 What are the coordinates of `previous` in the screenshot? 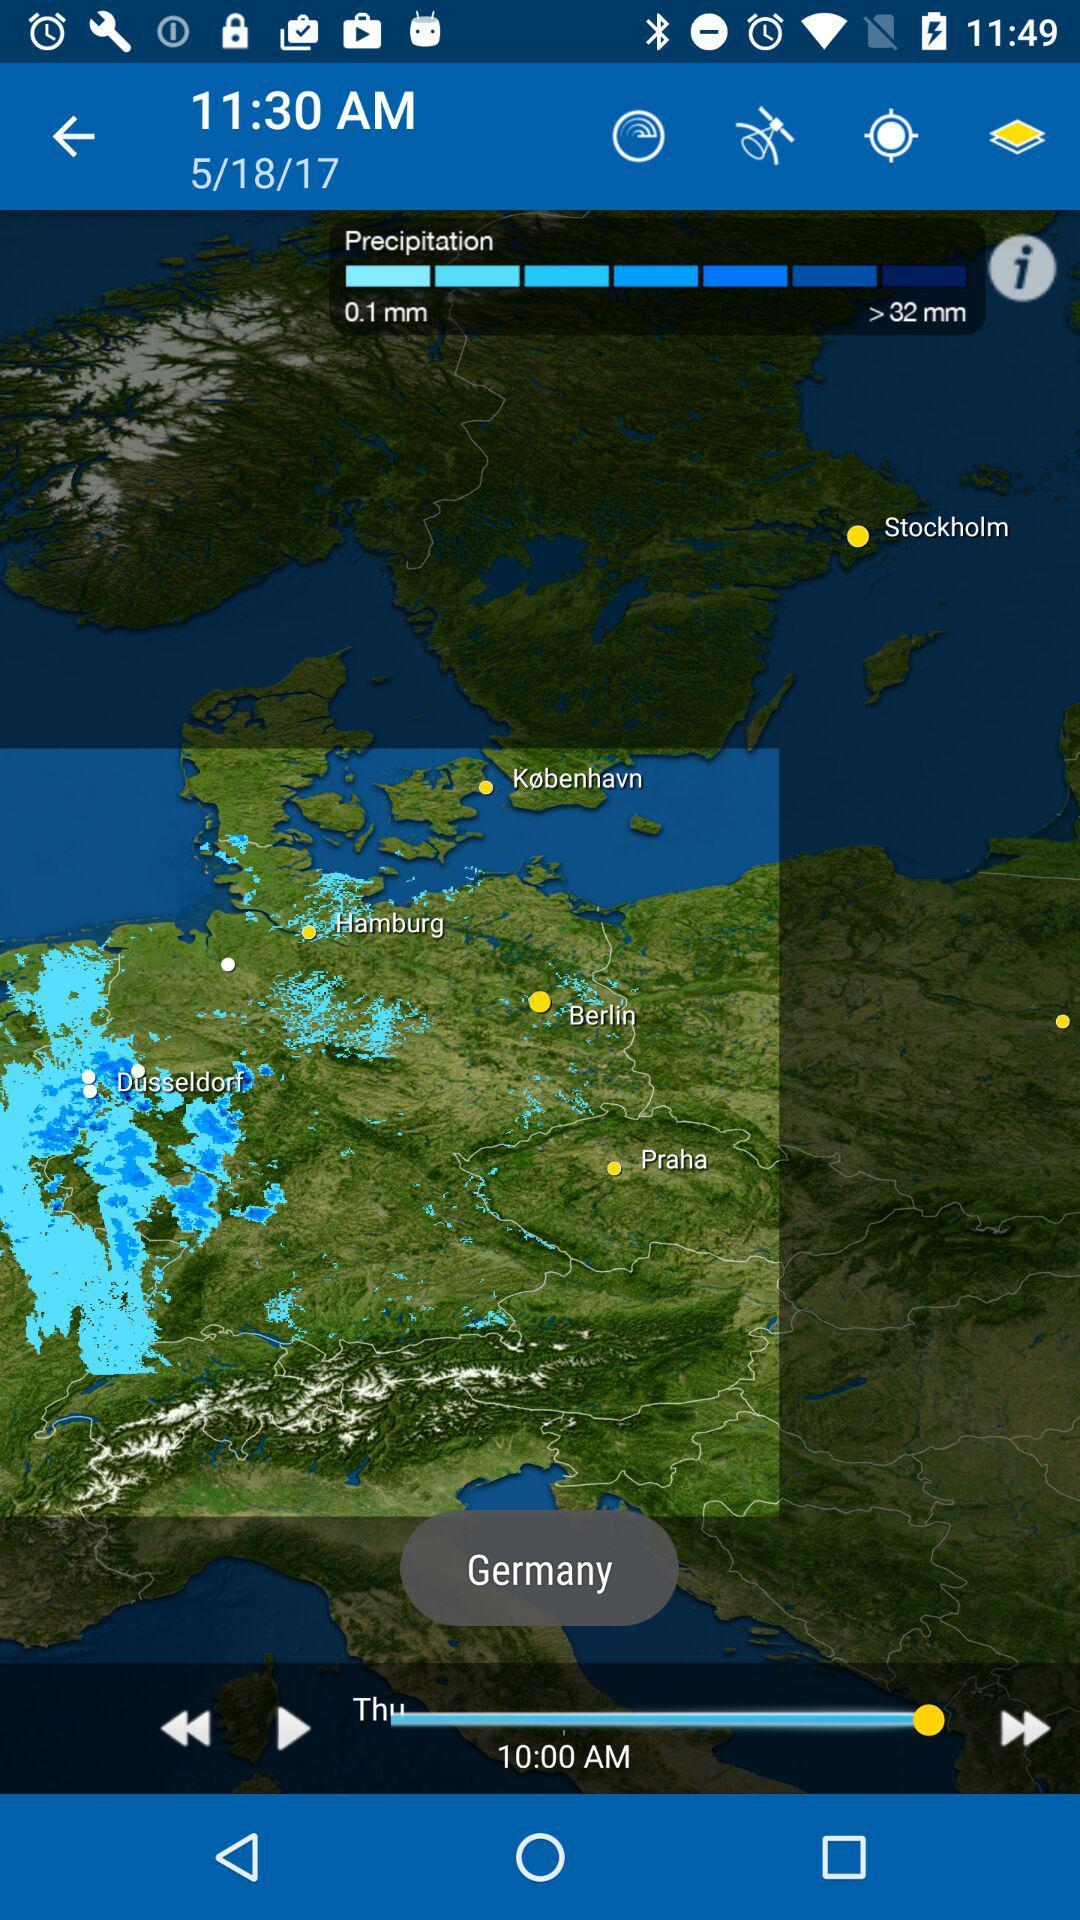 It's located at (185, 1727).